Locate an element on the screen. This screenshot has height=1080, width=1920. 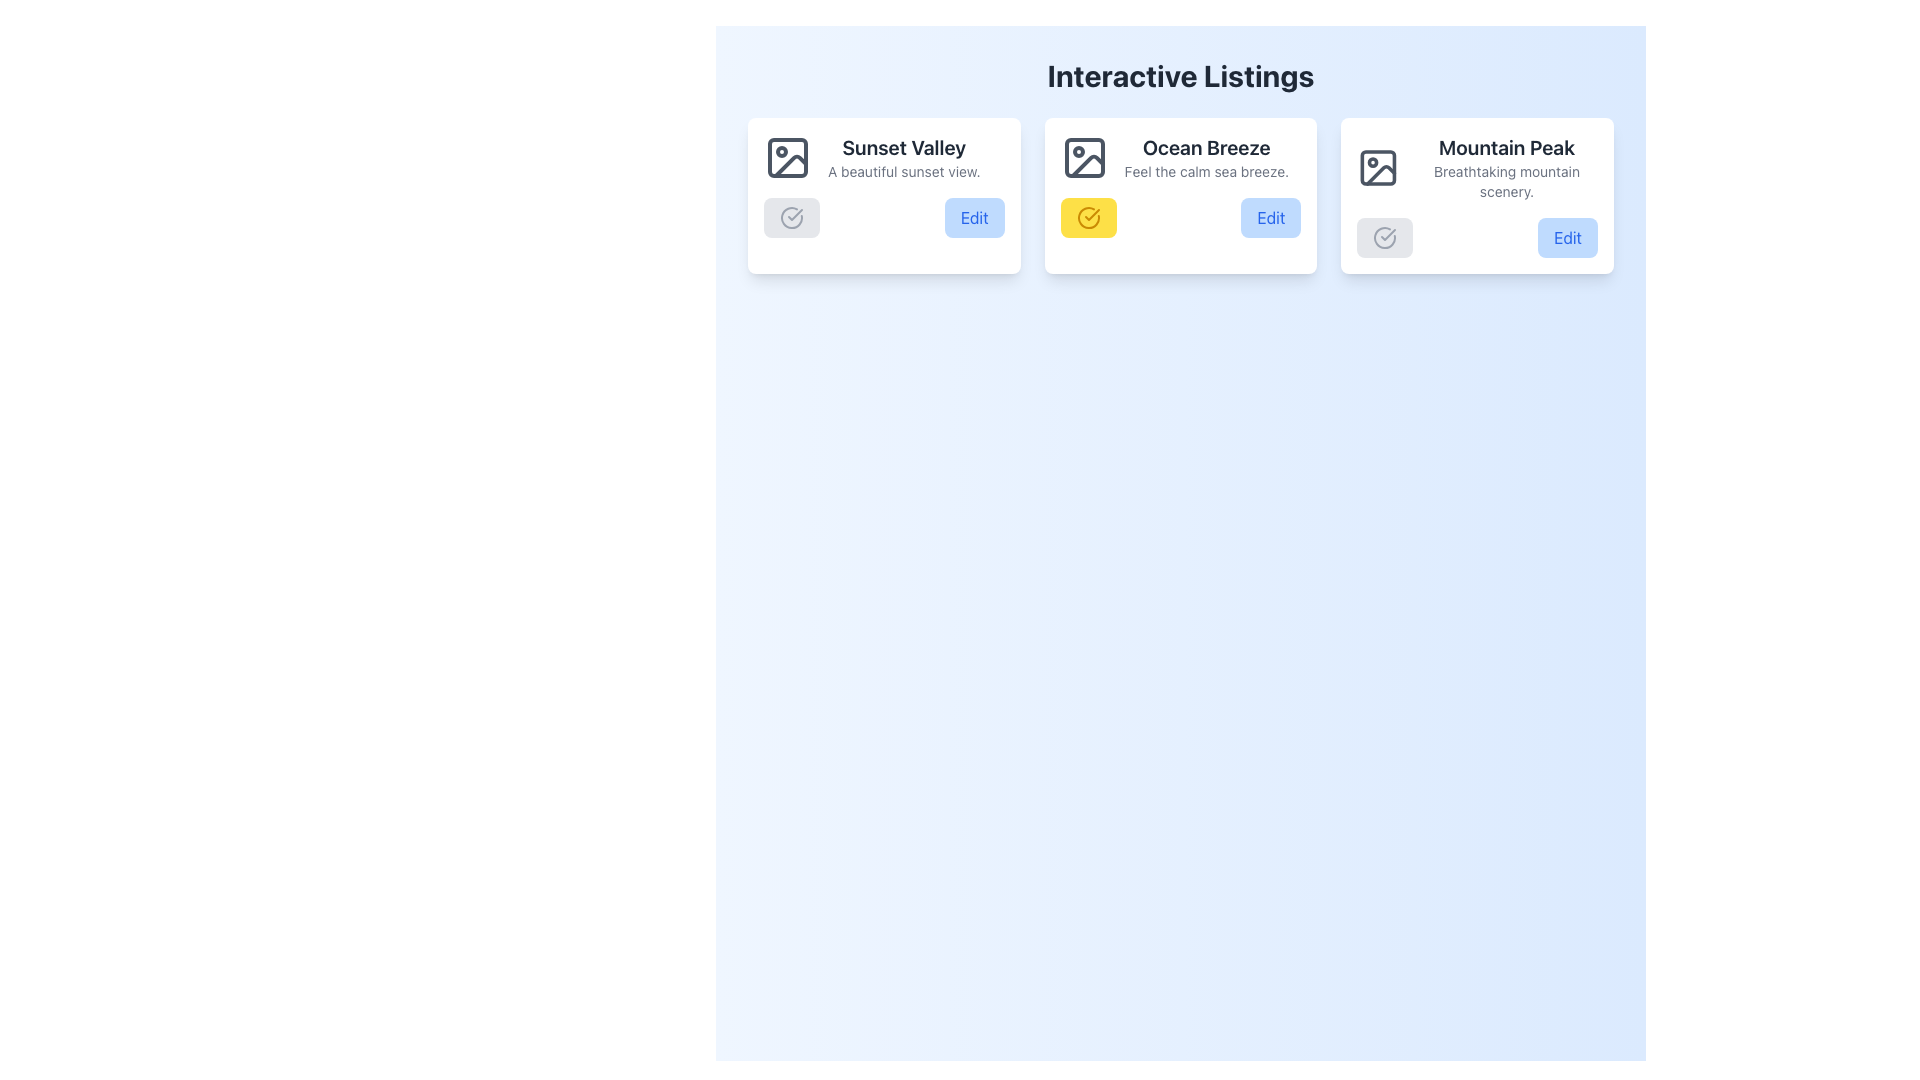
the circular check mark icon with a yellow fill and darker yellow stroke located inside the 'Ocean Breeze' card in the 'Interactive Listings' section is located at coordinates (1087, 218).